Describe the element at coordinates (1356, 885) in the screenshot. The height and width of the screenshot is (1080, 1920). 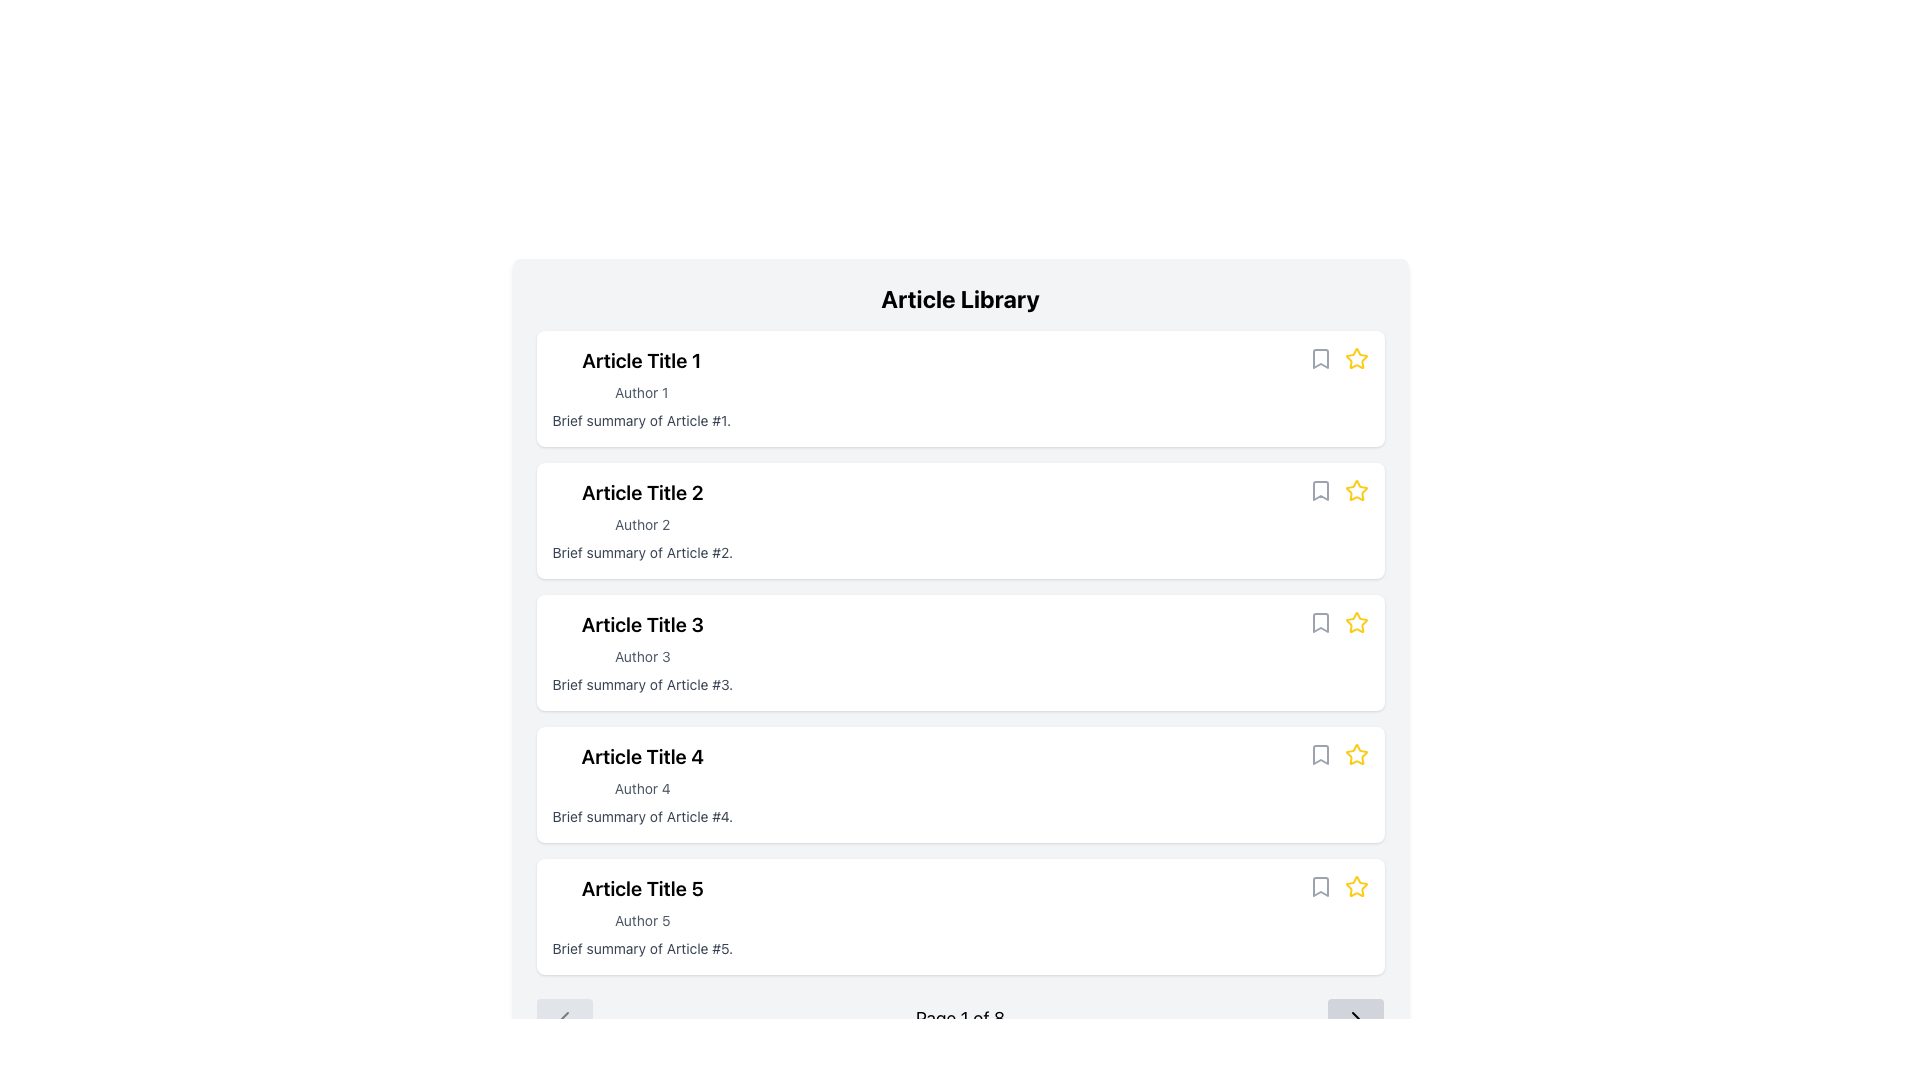
I see `the yellow star icon with a hollow center, positioned at the far right of the row for 'Article Title 5'` at that location.